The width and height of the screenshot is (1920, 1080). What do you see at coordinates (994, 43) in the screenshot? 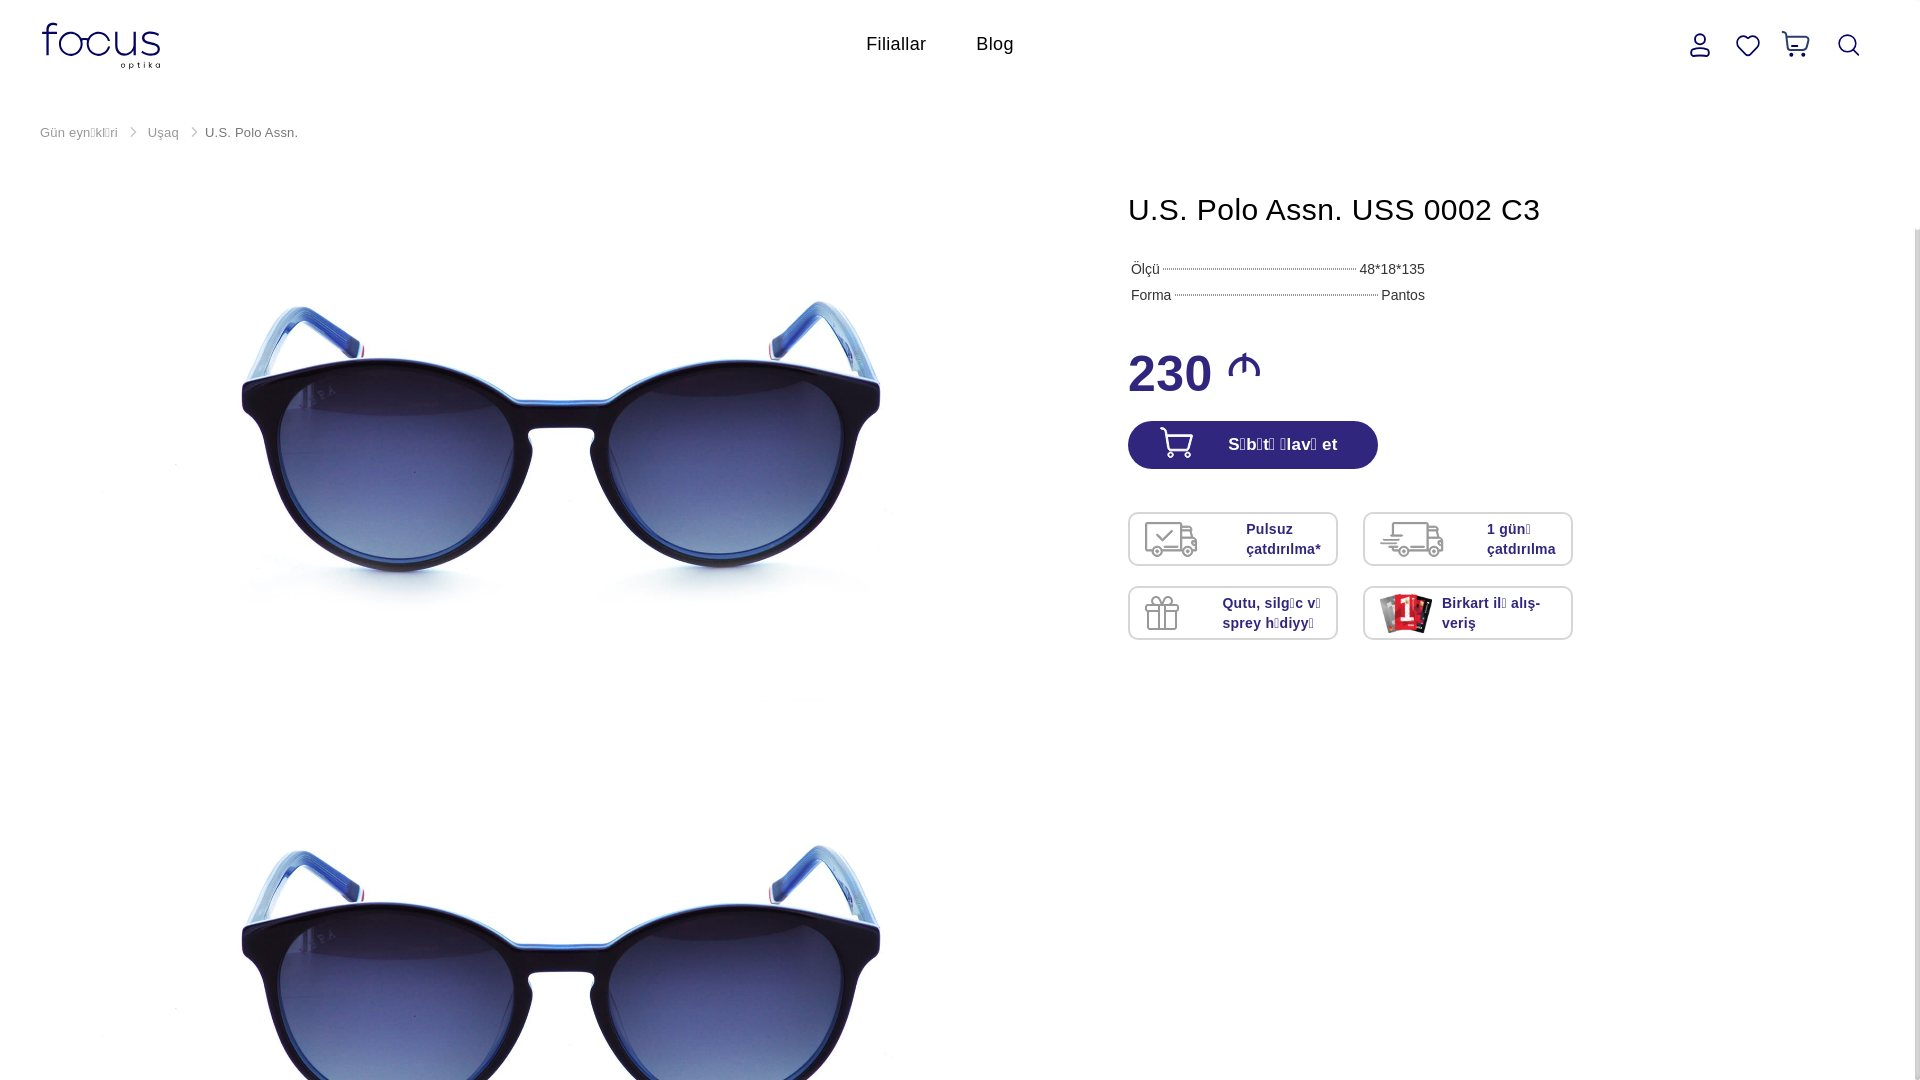
I see `'Blog'` at bounding box center [994, 43].